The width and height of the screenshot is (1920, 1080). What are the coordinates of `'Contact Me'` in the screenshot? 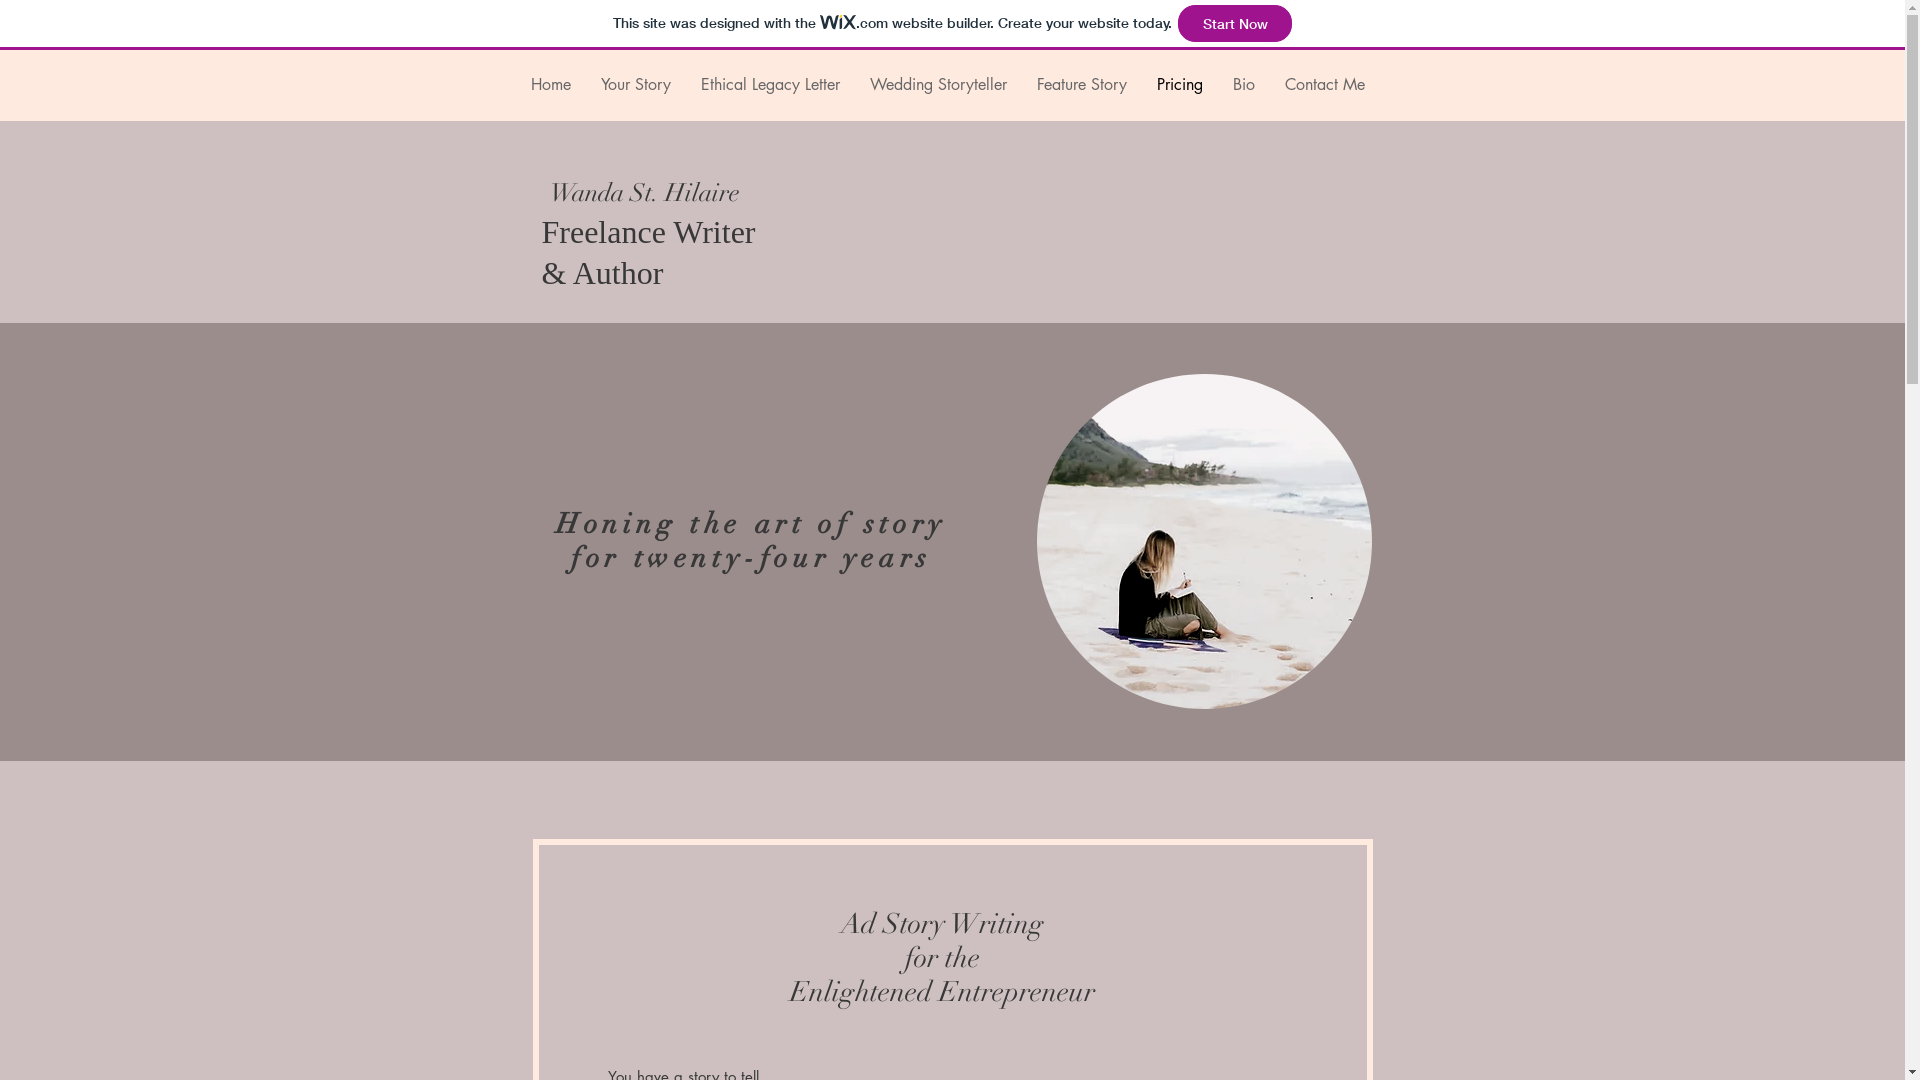 It's located at (1269, 83).